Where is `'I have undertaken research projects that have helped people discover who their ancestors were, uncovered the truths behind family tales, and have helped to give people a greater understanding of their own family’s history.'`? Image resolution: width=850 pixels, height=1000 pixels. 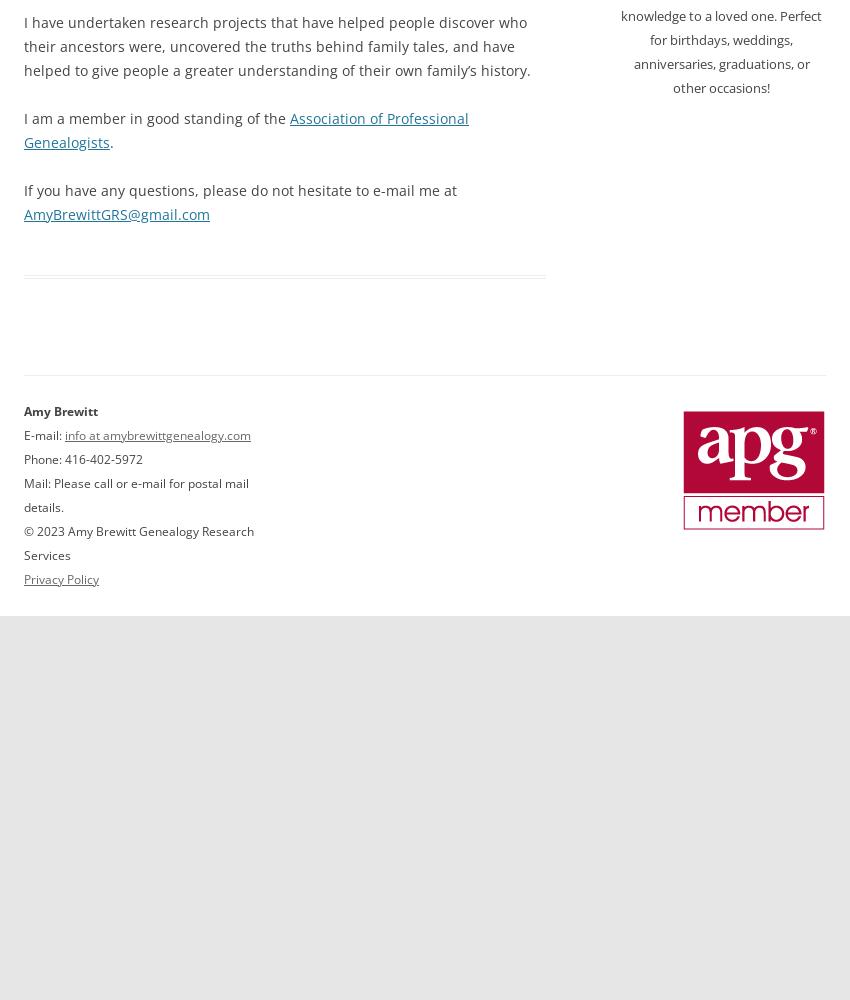 'I have undertaken research projects that have helped people discover who their ancestors were, uncovered the truths behind family tales, and have helped to give people a greater understanding of their own family’s history.' is located at coordinates (276, 45).